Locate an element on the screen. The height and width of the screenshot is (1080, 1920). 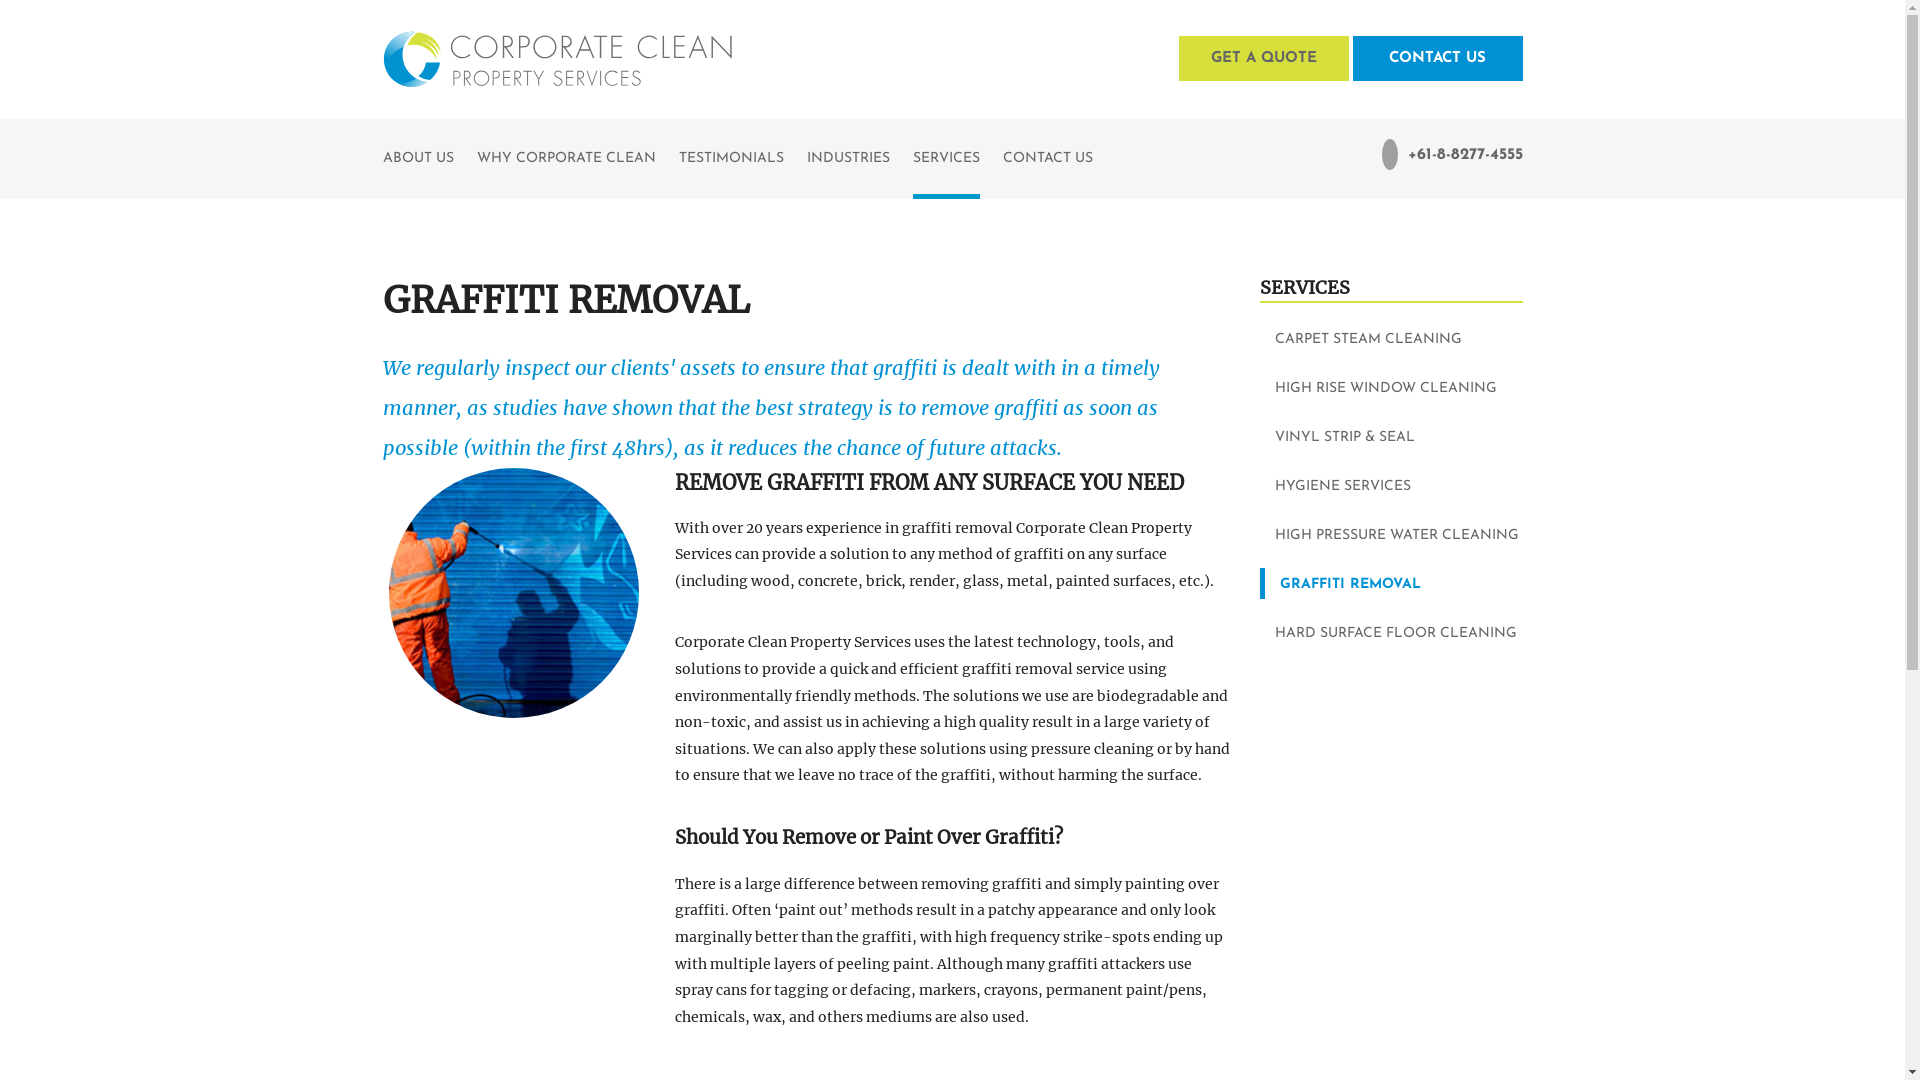
'HIGH RISE WINDOW CLEANING' is located at coordinates (1258, 387).